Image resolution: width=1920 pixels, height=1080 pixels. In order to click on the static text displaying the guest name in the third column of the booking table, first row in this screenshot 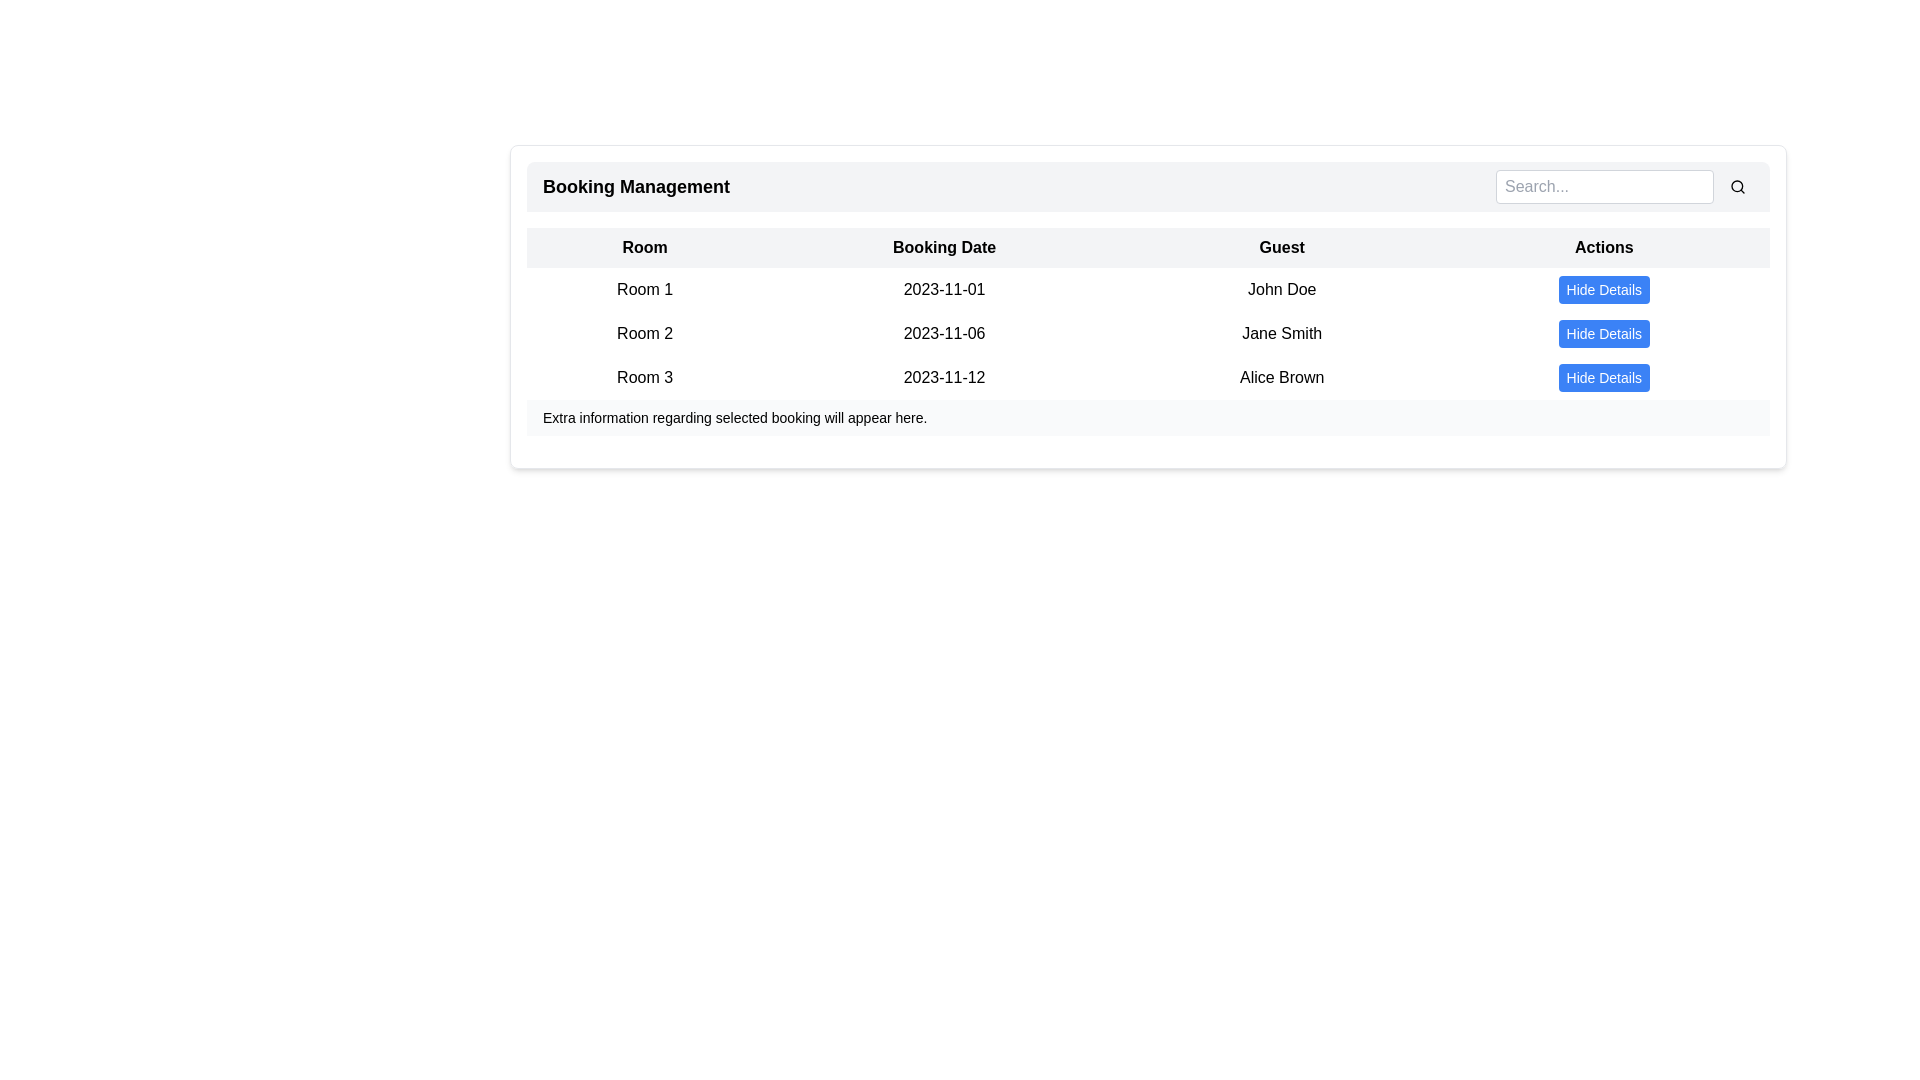, I will do `click(1282, 289)`.